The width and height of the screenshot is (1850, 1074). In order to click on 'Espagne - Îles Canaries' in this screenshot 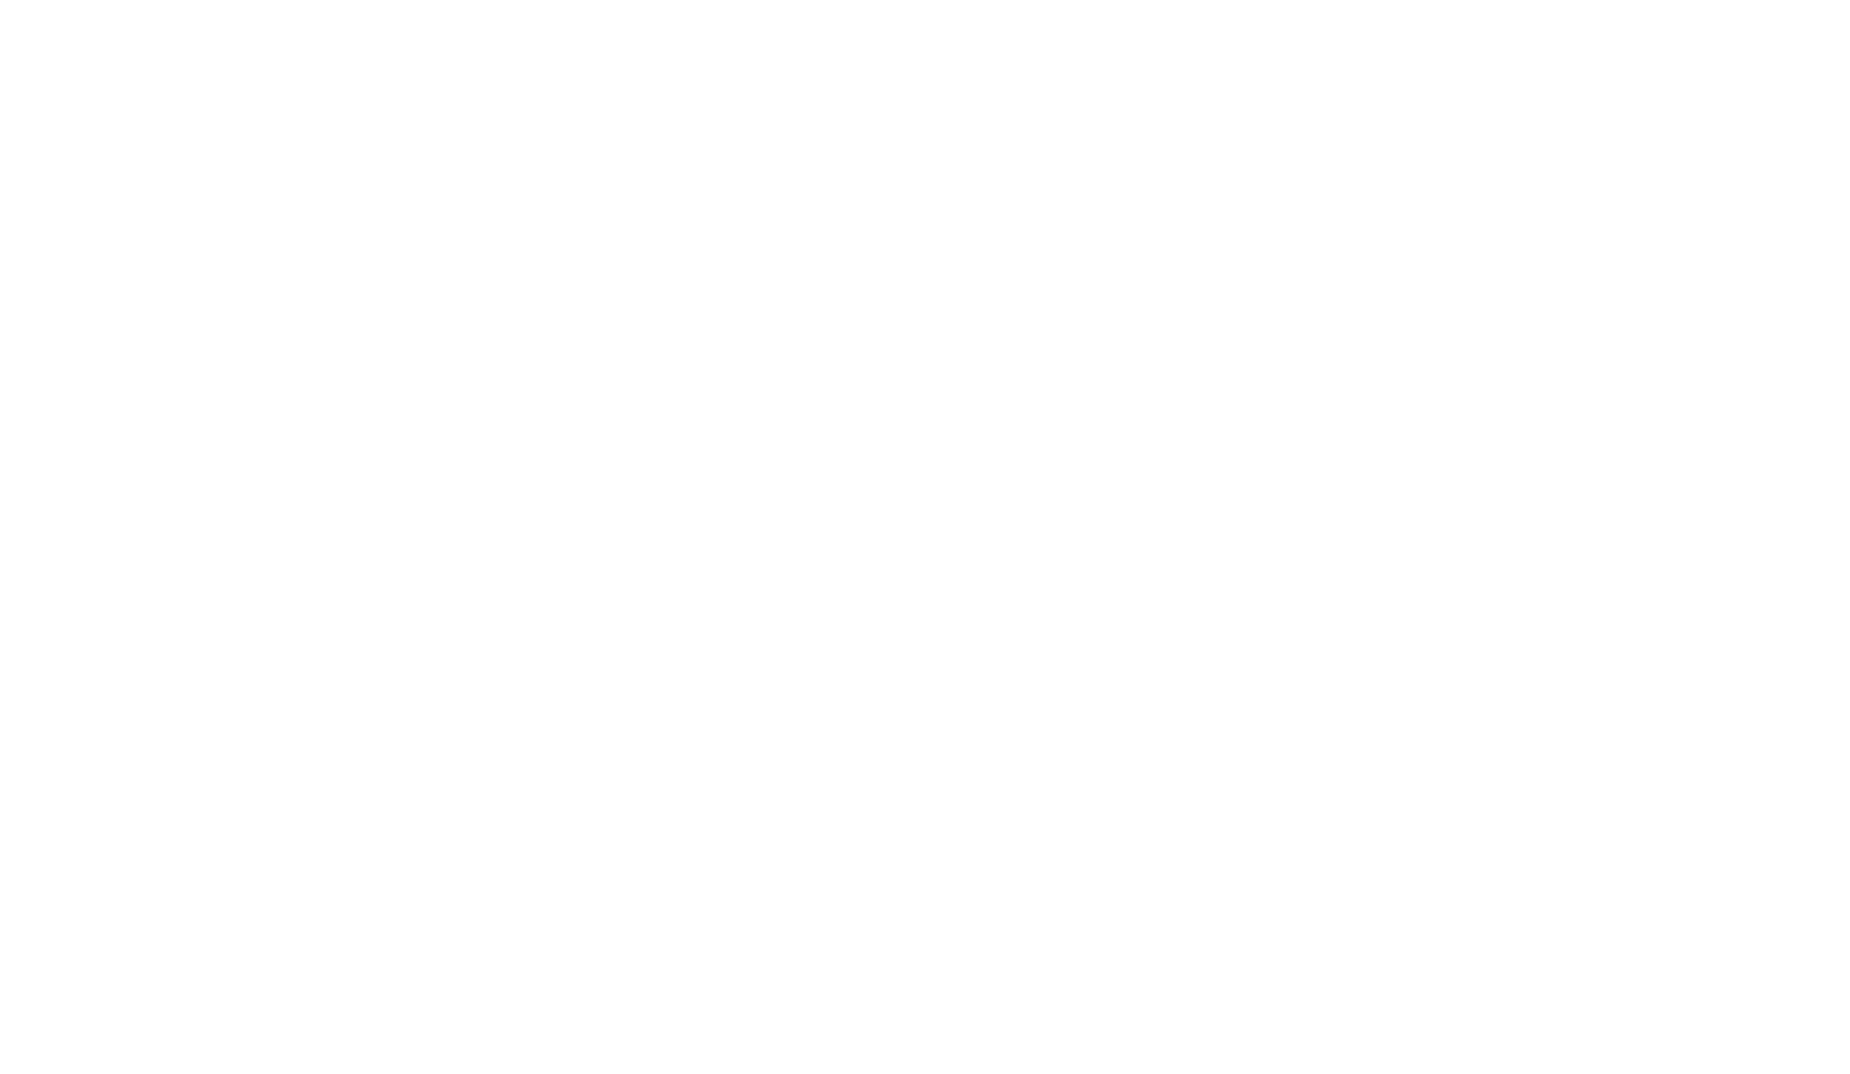, I will do `click(923, 578)`.